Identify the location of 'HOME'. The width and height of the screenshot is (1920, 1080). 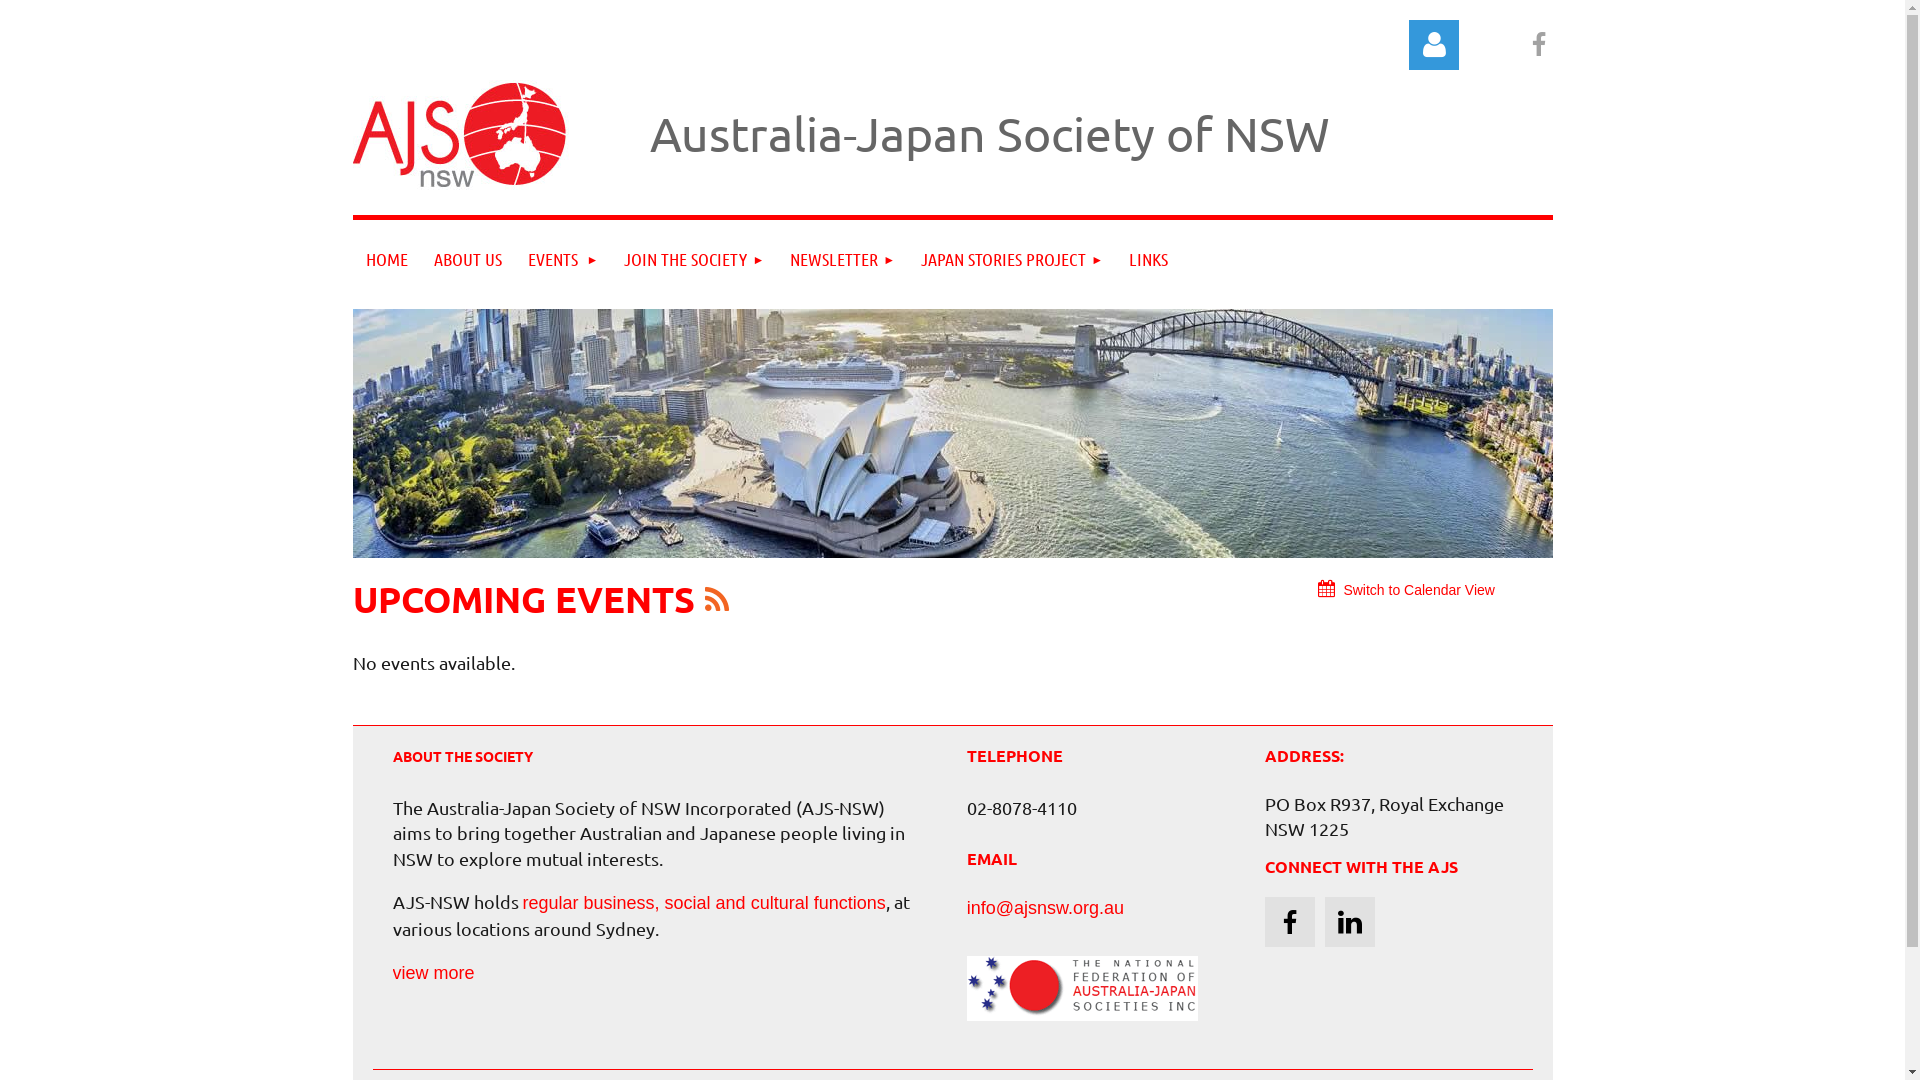
(385, 258).